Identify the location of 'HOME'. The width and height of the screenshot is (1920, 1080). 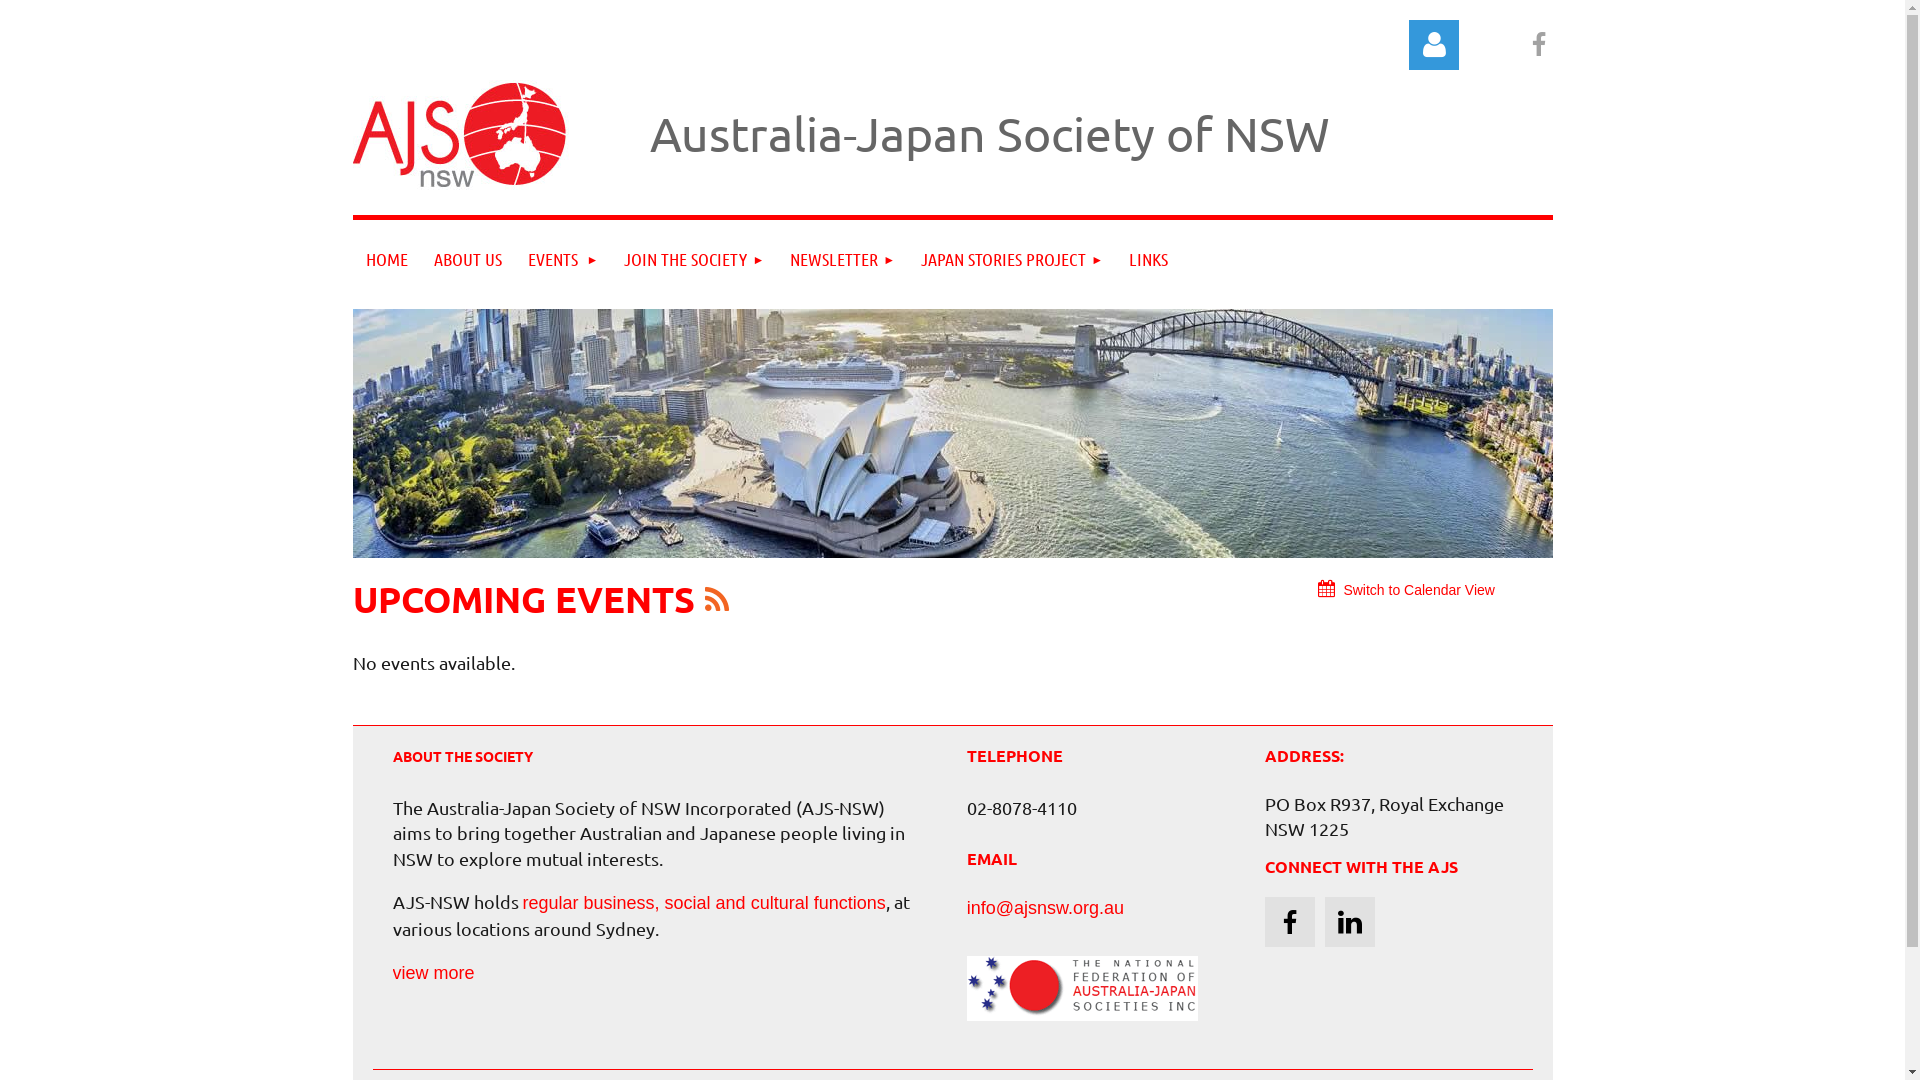
(385, 258).